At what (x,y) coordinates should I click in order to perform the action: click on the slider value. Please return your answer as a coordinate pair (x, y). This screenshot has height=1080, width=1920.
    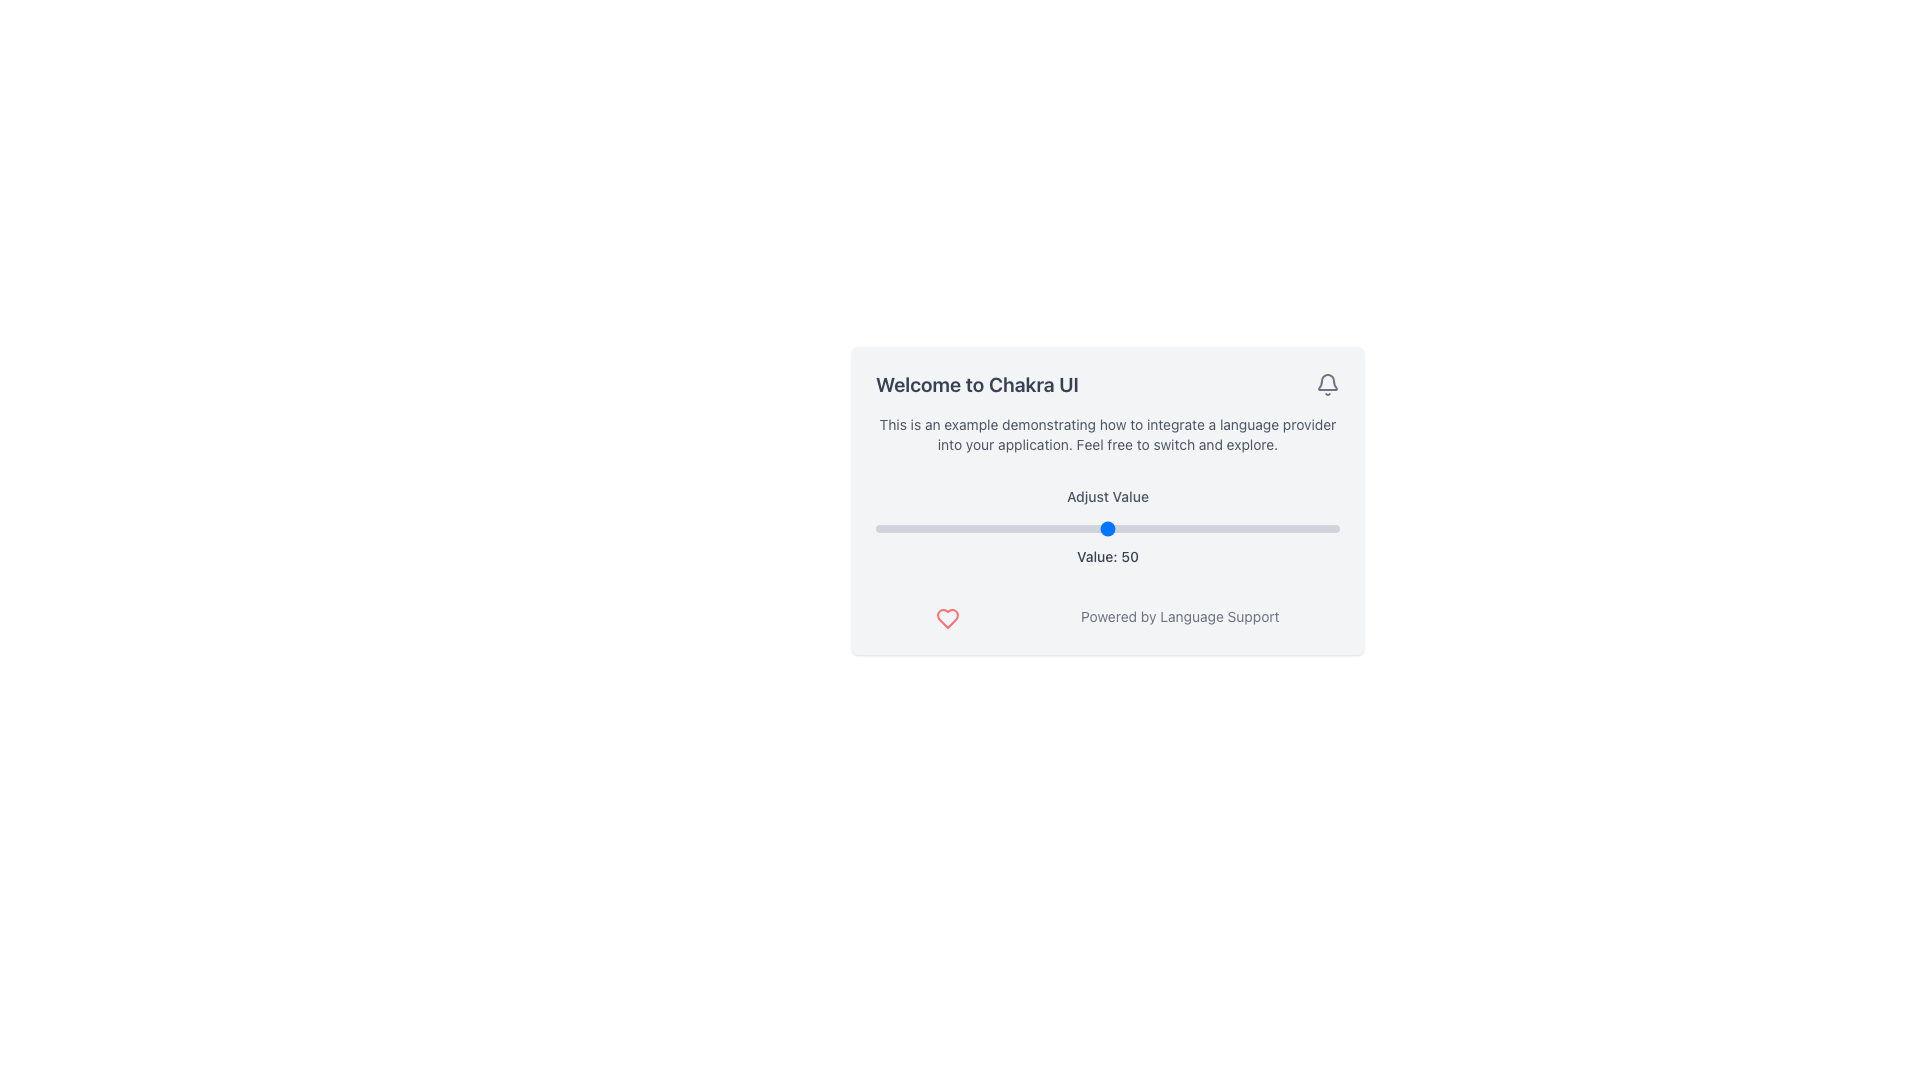
    Looking at the image, I should click on (1015, 527).